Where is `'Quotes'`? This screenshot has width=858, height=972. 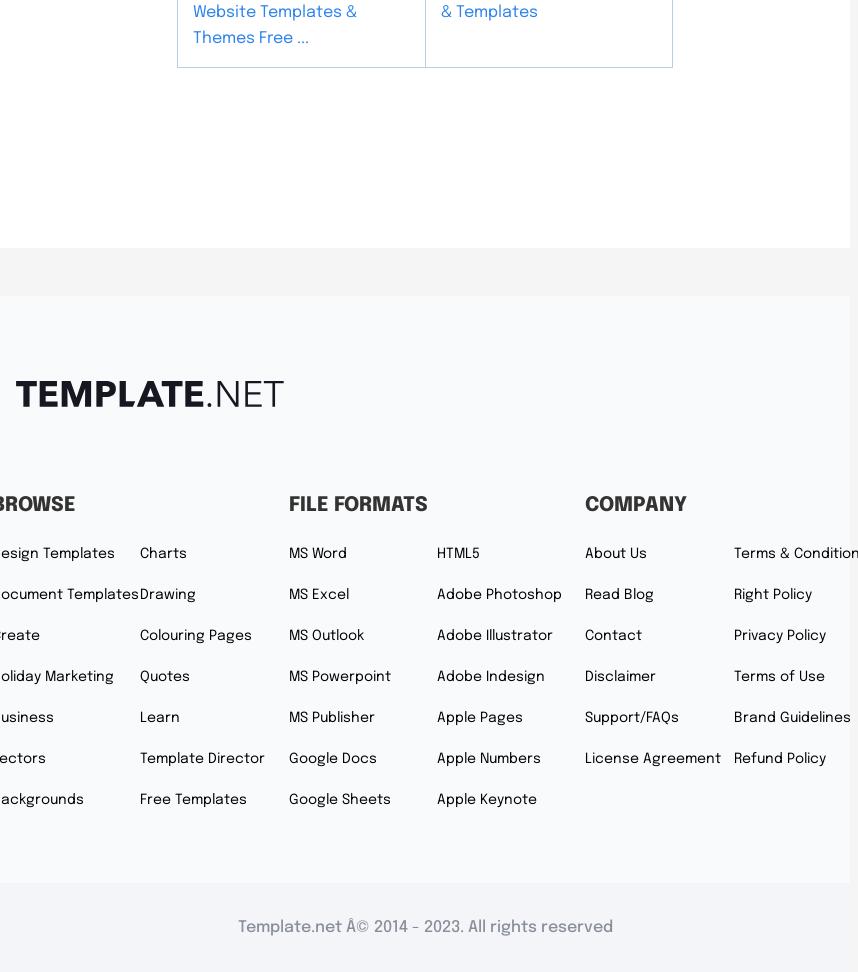
'Quotes' is located at coordinates (163, 675).